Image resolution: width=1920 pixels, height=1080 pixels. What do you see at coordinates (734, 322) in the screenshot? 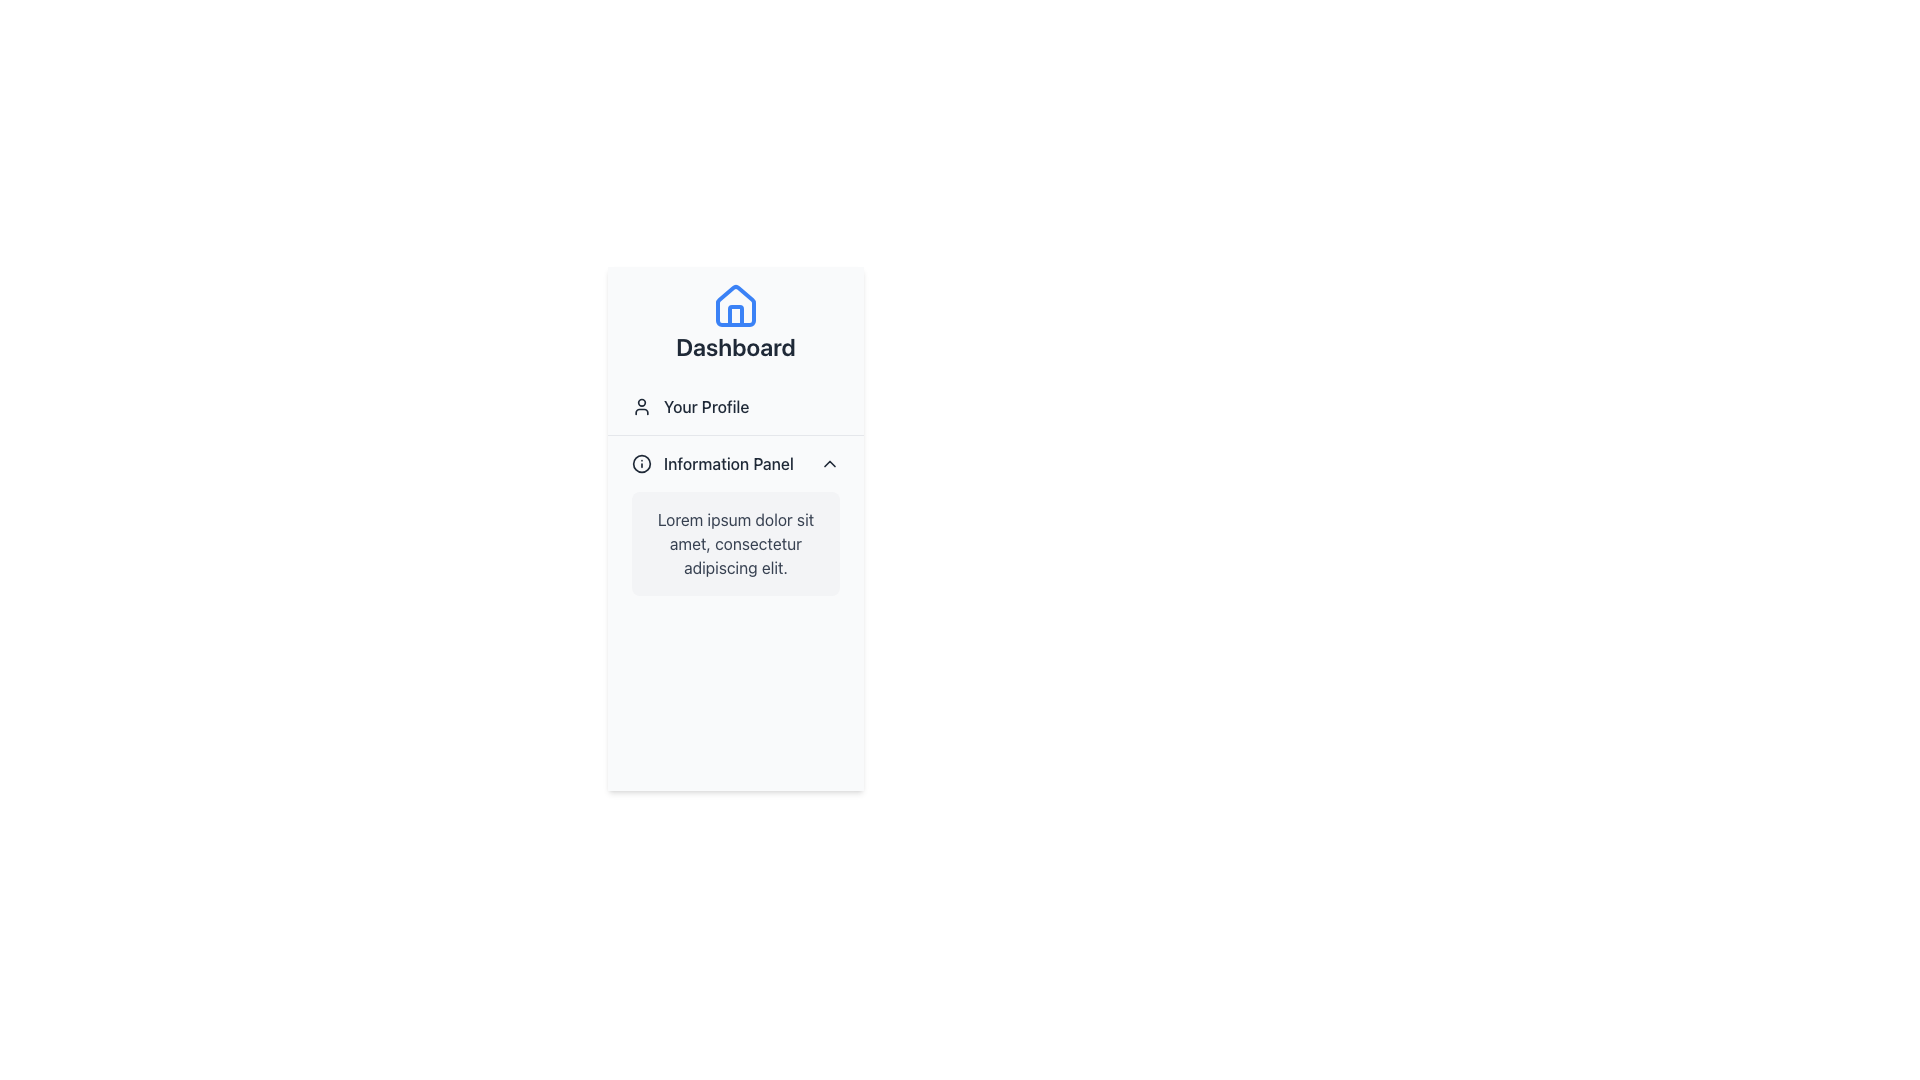
I see `the Navigation Item with a house icon and 'Dashboard' text` at bounding box center [734, 322].